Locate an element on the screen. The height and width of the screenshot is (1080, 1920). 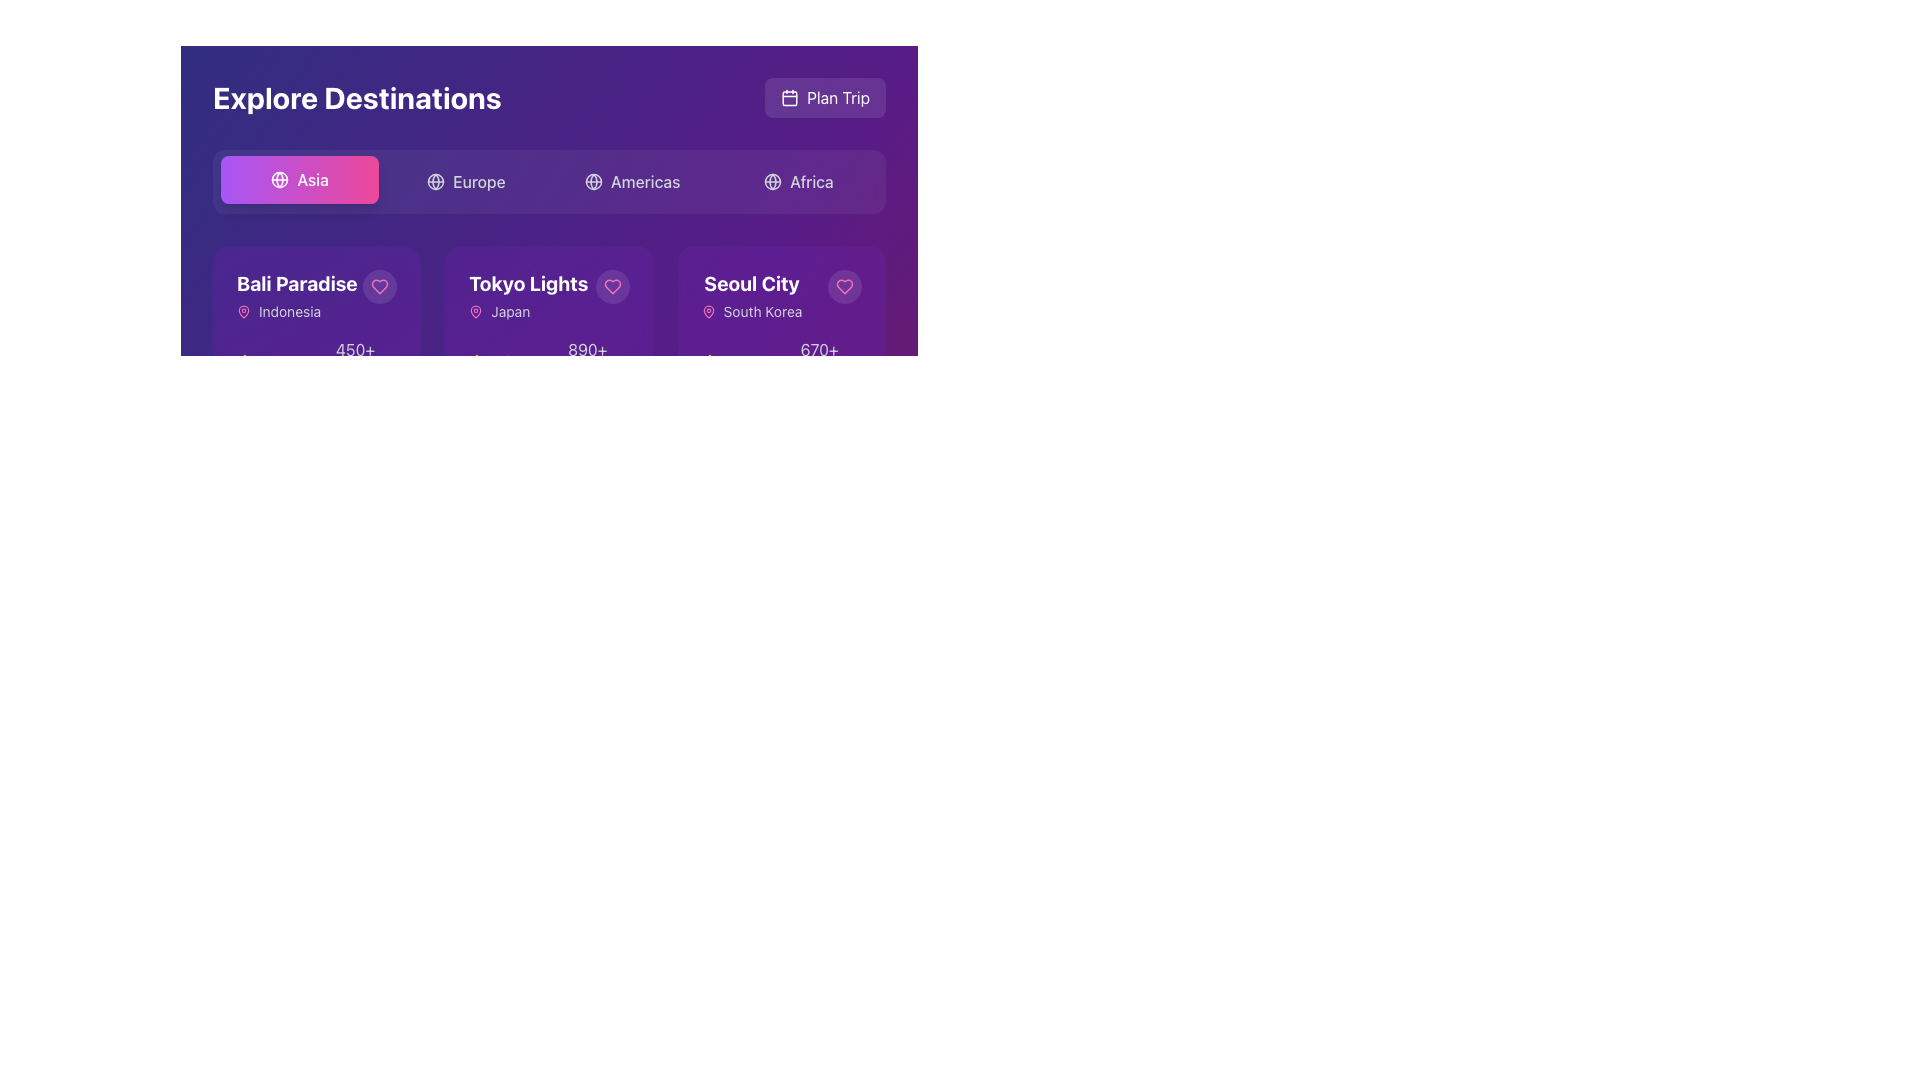
text display titled 'Bali Paradise' with the descriptor 'Indonesia' styled in bold white and gray fonts on a purple background is located at coordinates (296, 296).